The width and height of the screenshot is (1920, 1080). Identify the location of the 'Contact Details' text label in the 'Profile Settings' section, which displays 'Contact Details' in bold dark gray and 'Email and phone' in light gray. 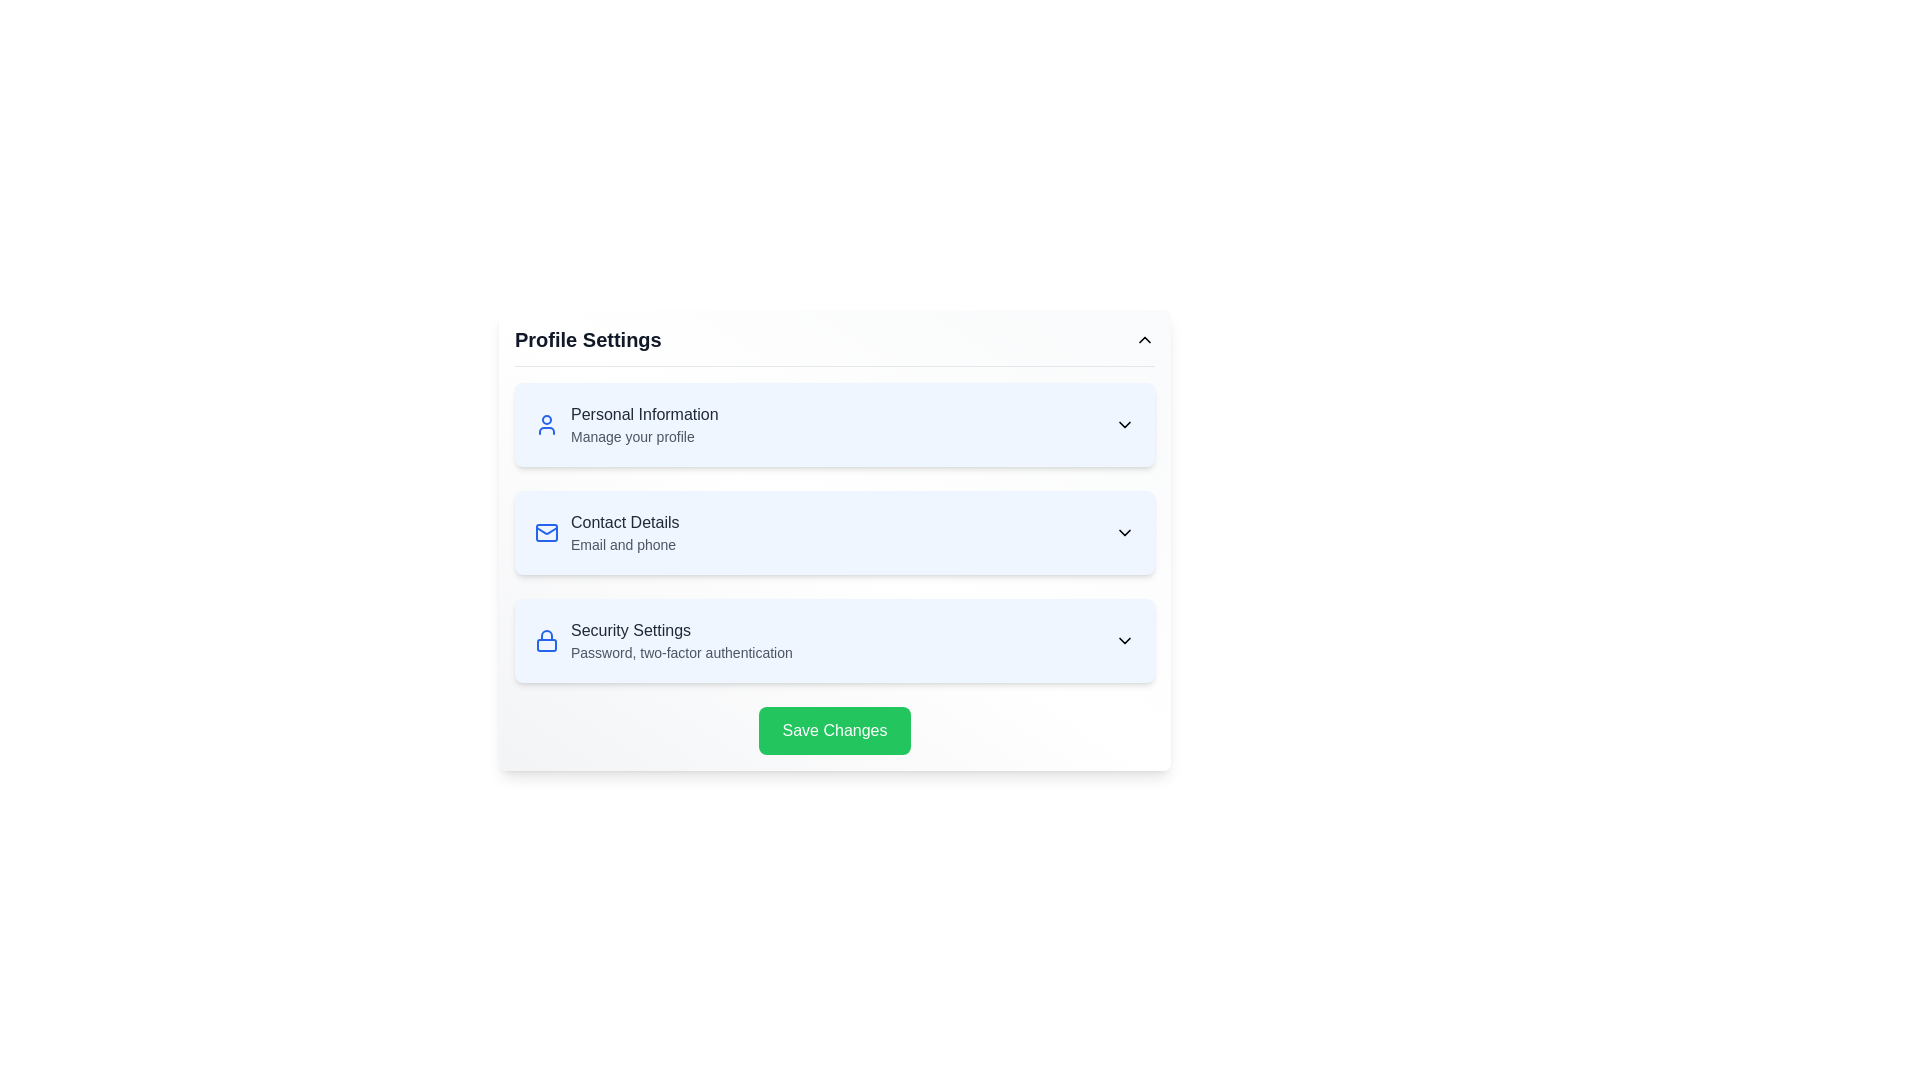
(624, 531).